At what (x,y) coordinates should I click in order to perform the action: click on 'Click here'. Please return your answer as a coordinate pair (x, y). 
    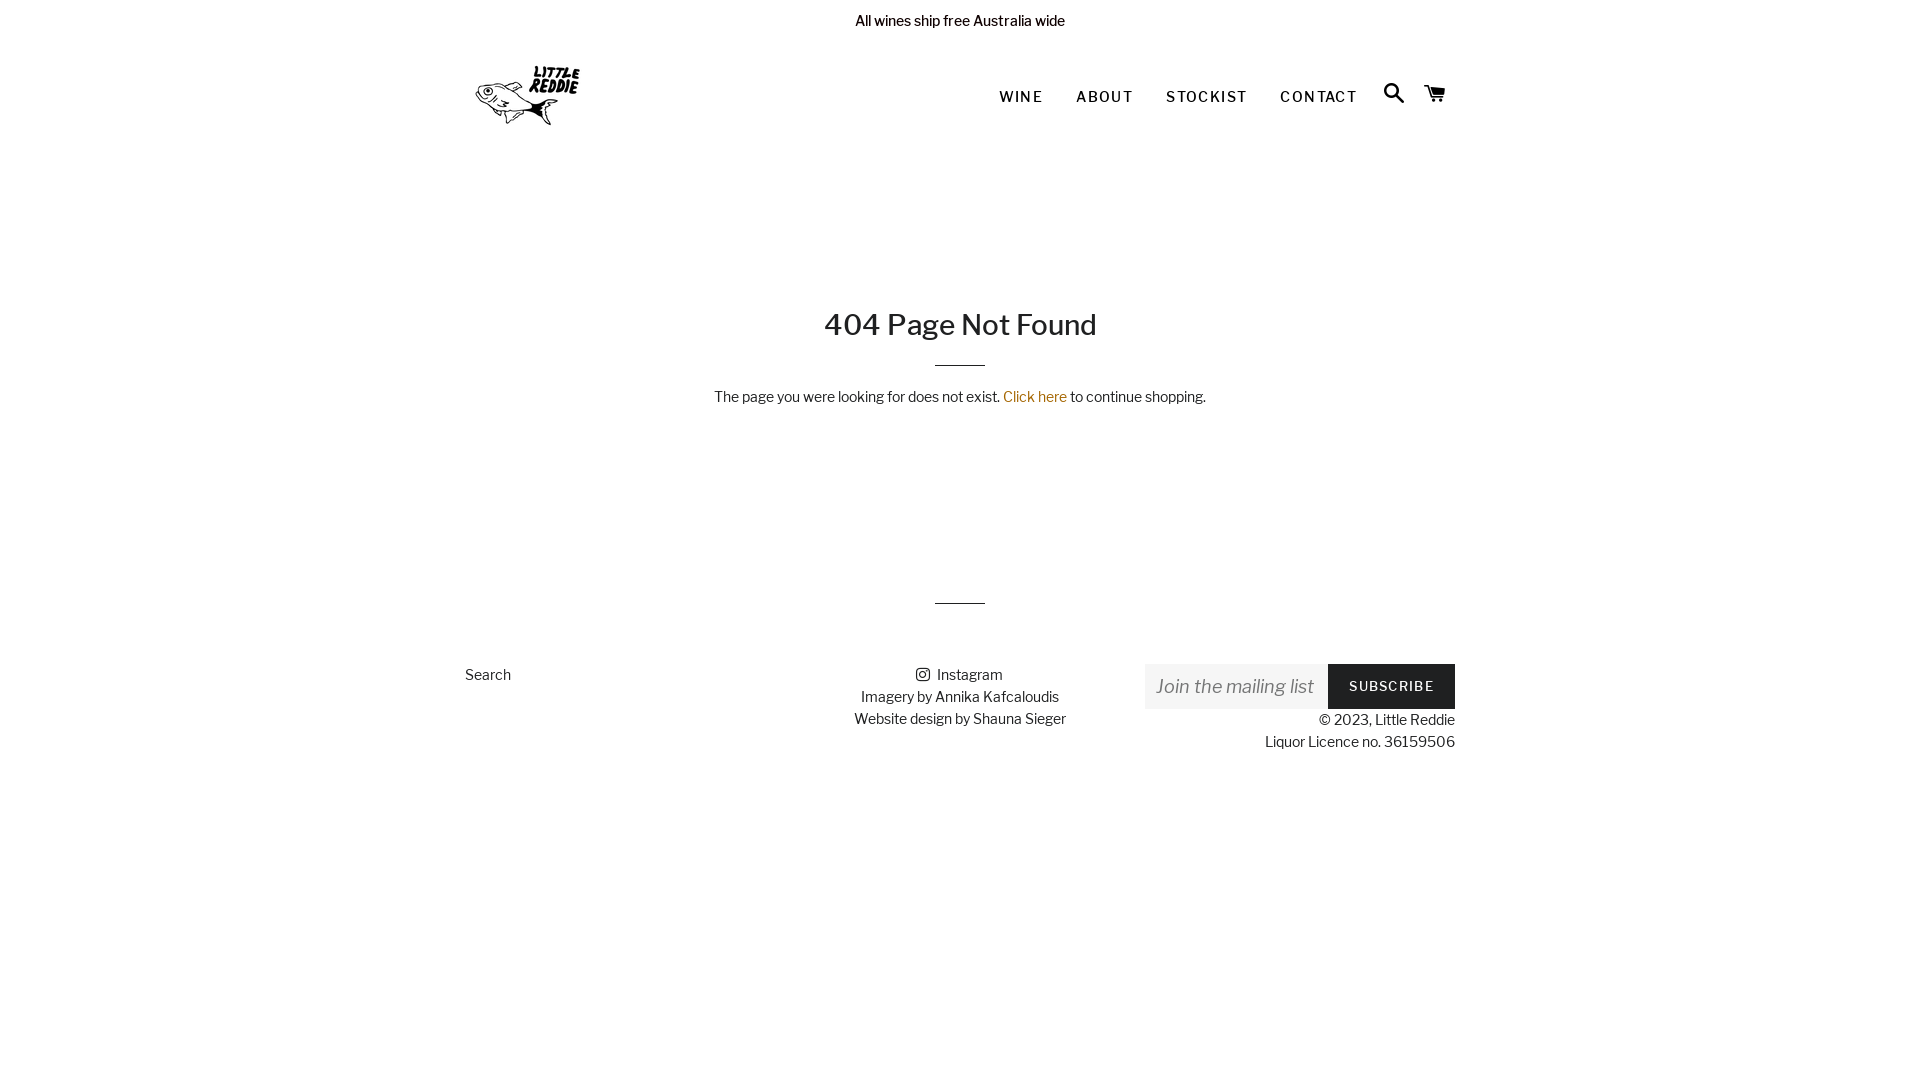
    Looking at the image, I should click on (1035, 396).